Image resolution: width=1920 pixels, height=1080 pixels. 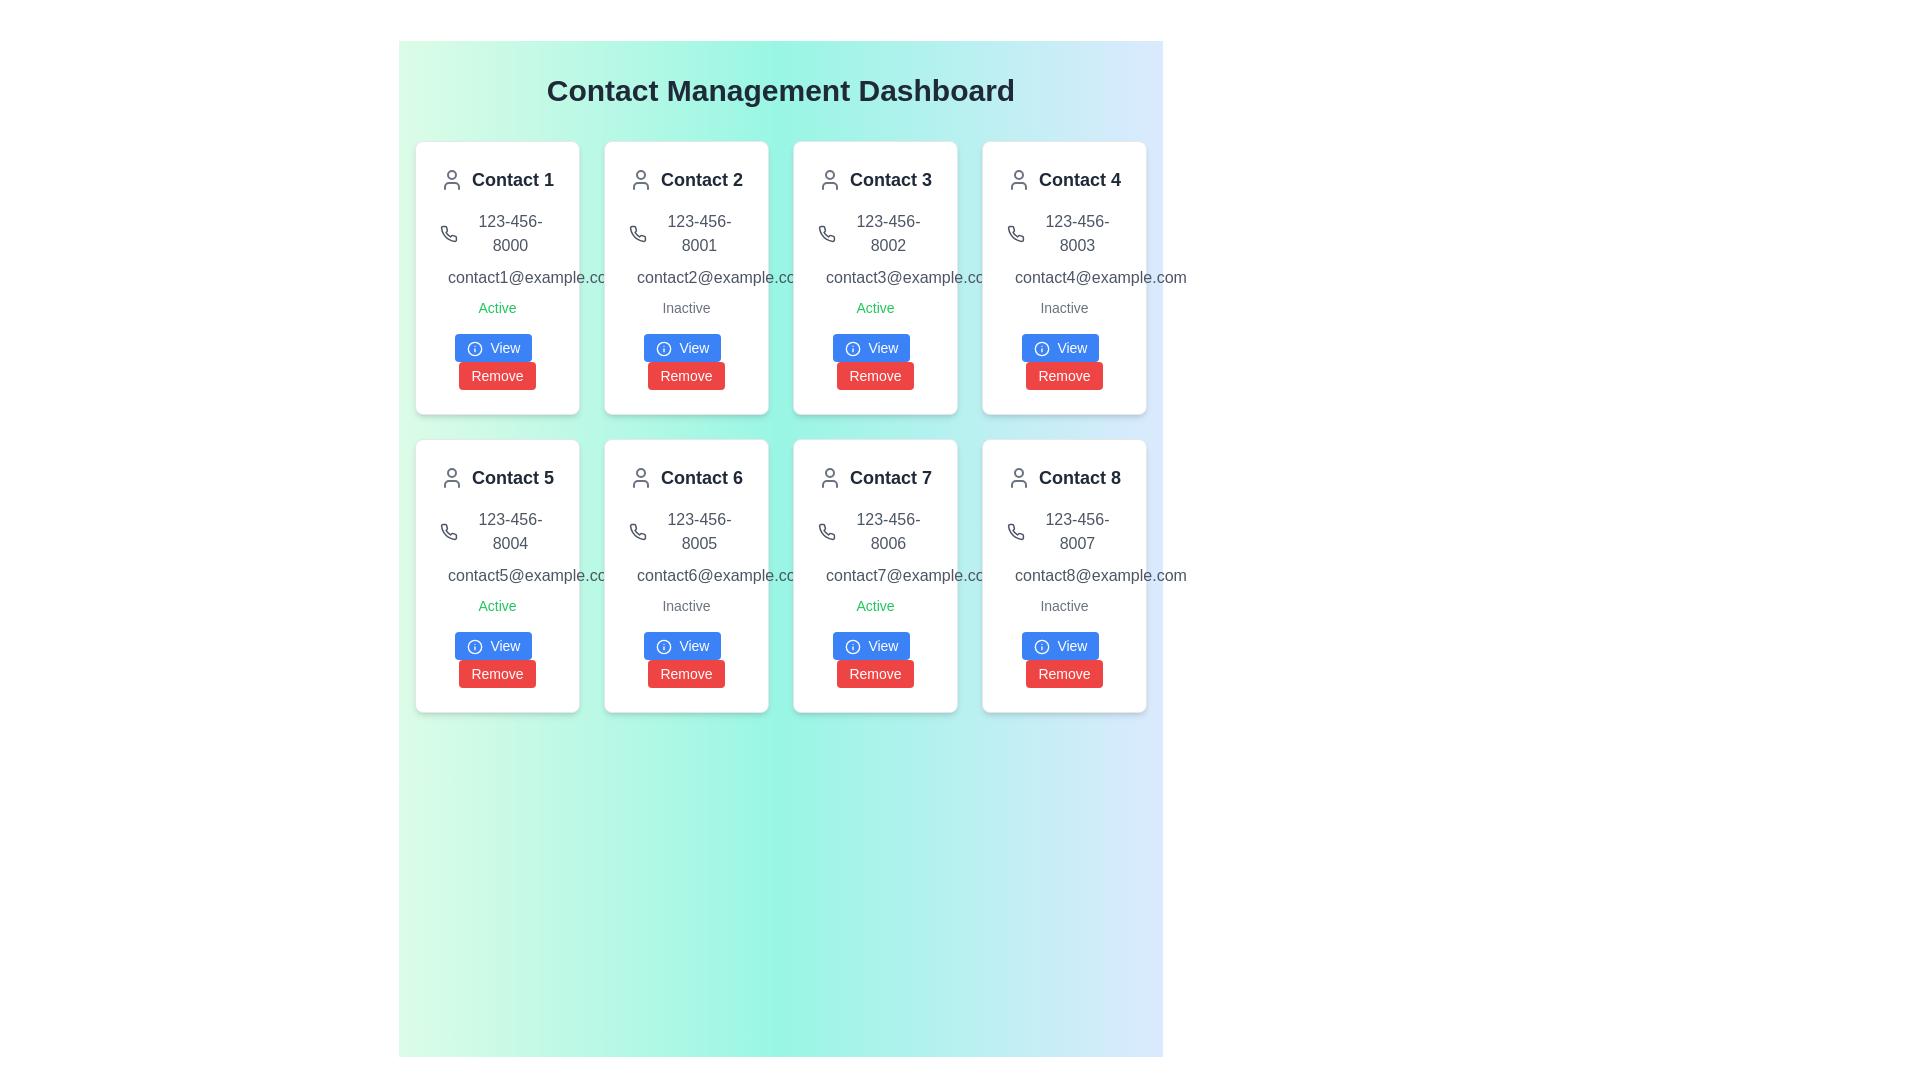 What do you see at coordinates (641, 180) in the screenshot?
I see `the user profile SVG icon representing 'Contact 2' located in the second card of the dashboard layout` at bounding box center [641, 180].